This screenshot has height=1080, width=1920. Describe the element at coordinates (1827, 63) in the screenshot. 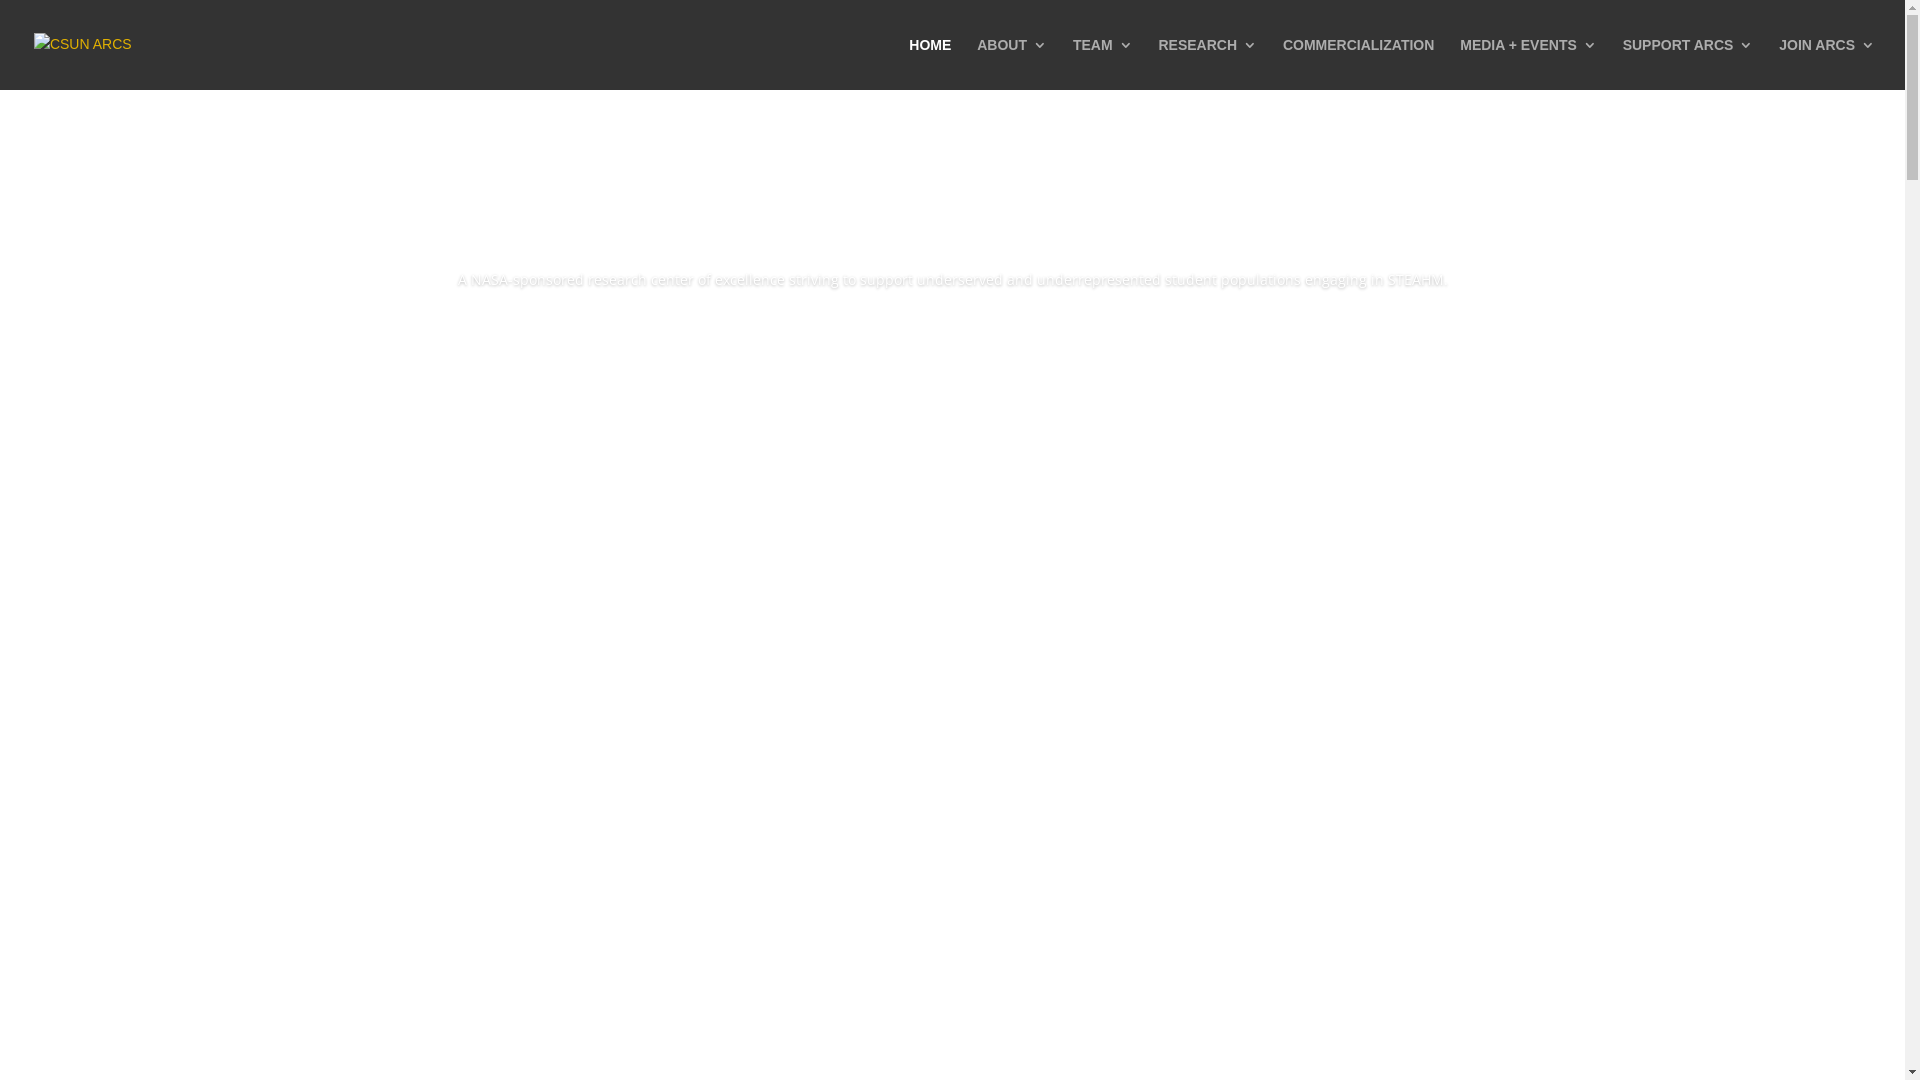

I see `'JOIN ARCS'` at that location.